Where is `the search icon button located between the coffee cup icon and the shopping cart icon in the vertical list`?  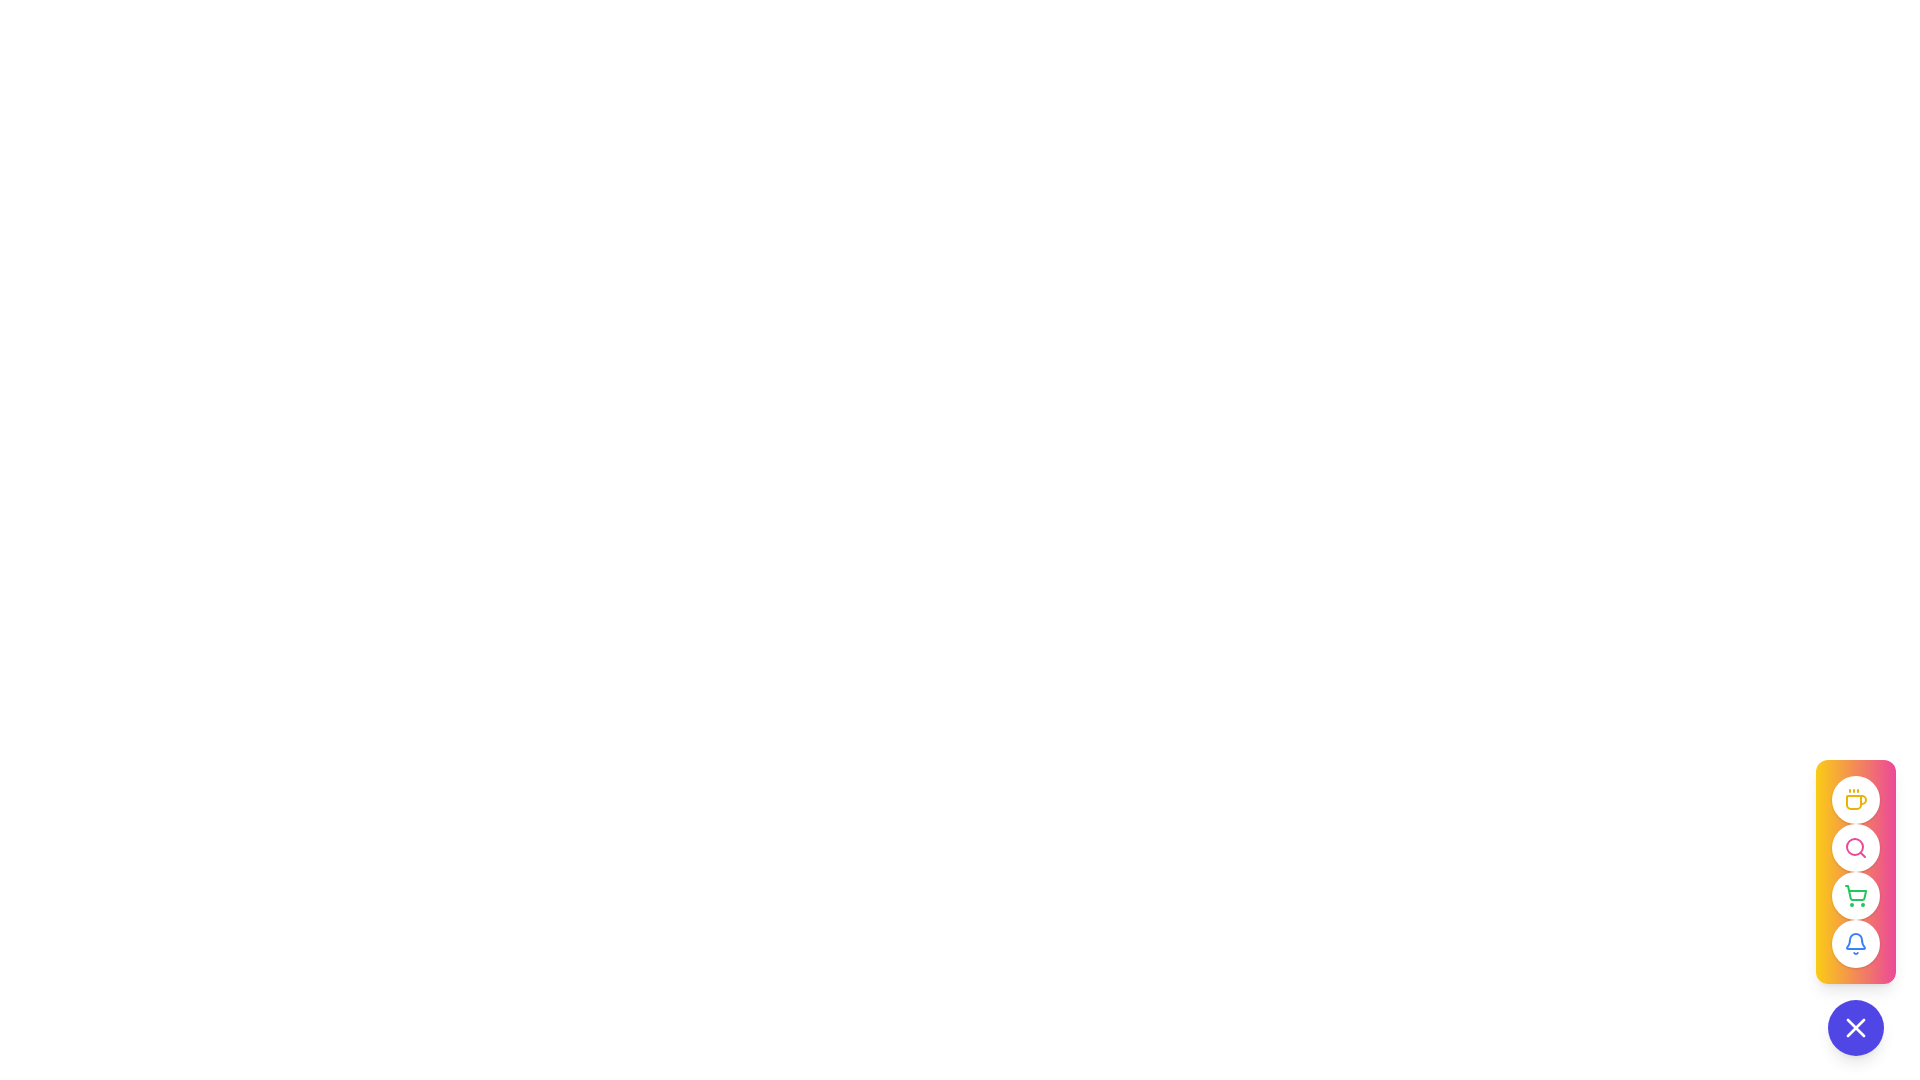 the search icon button located between the coffee cup icon and the shopping cart icon in the vertical list is located at coordinates (1855, 848).